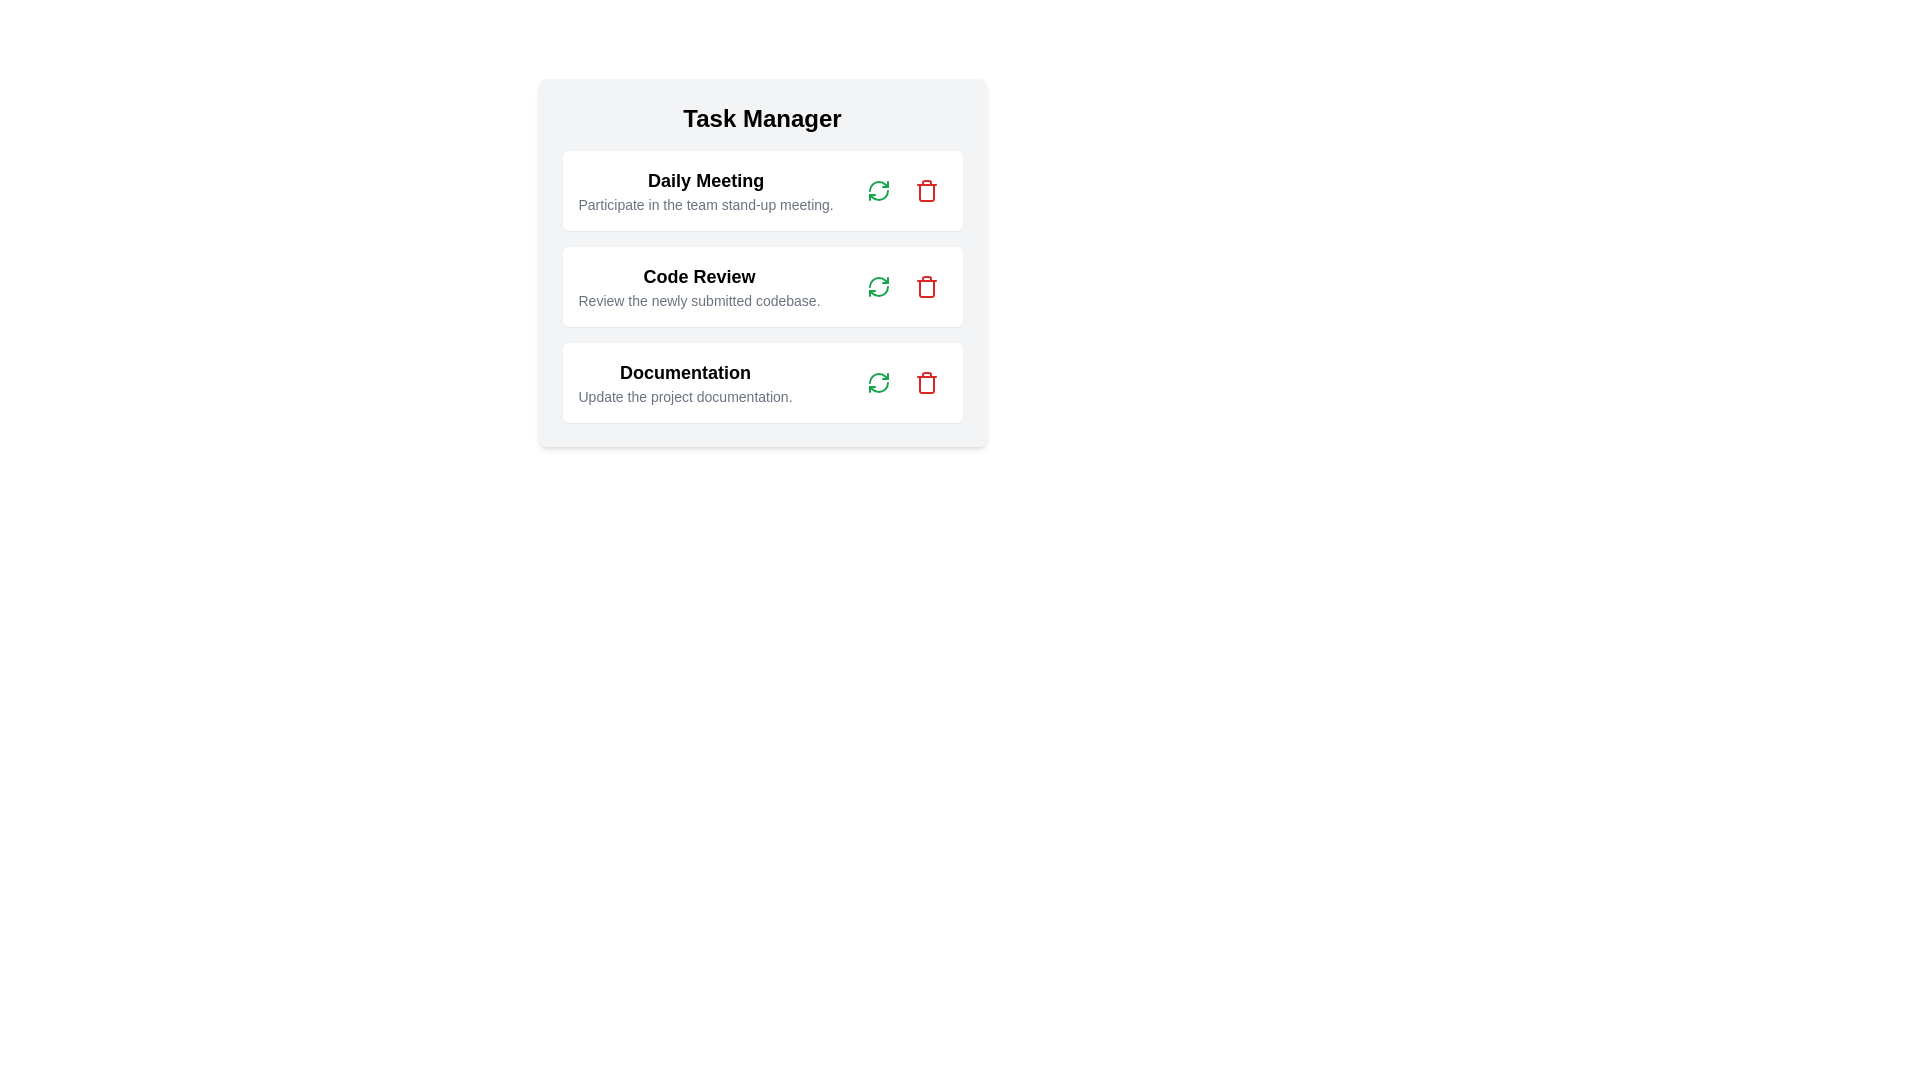 The image size is (1920, 1080). Describe the element at coordinates (925, 286) in the screenshot. I see `the red trash can icon for keyboard navigation` at that location.